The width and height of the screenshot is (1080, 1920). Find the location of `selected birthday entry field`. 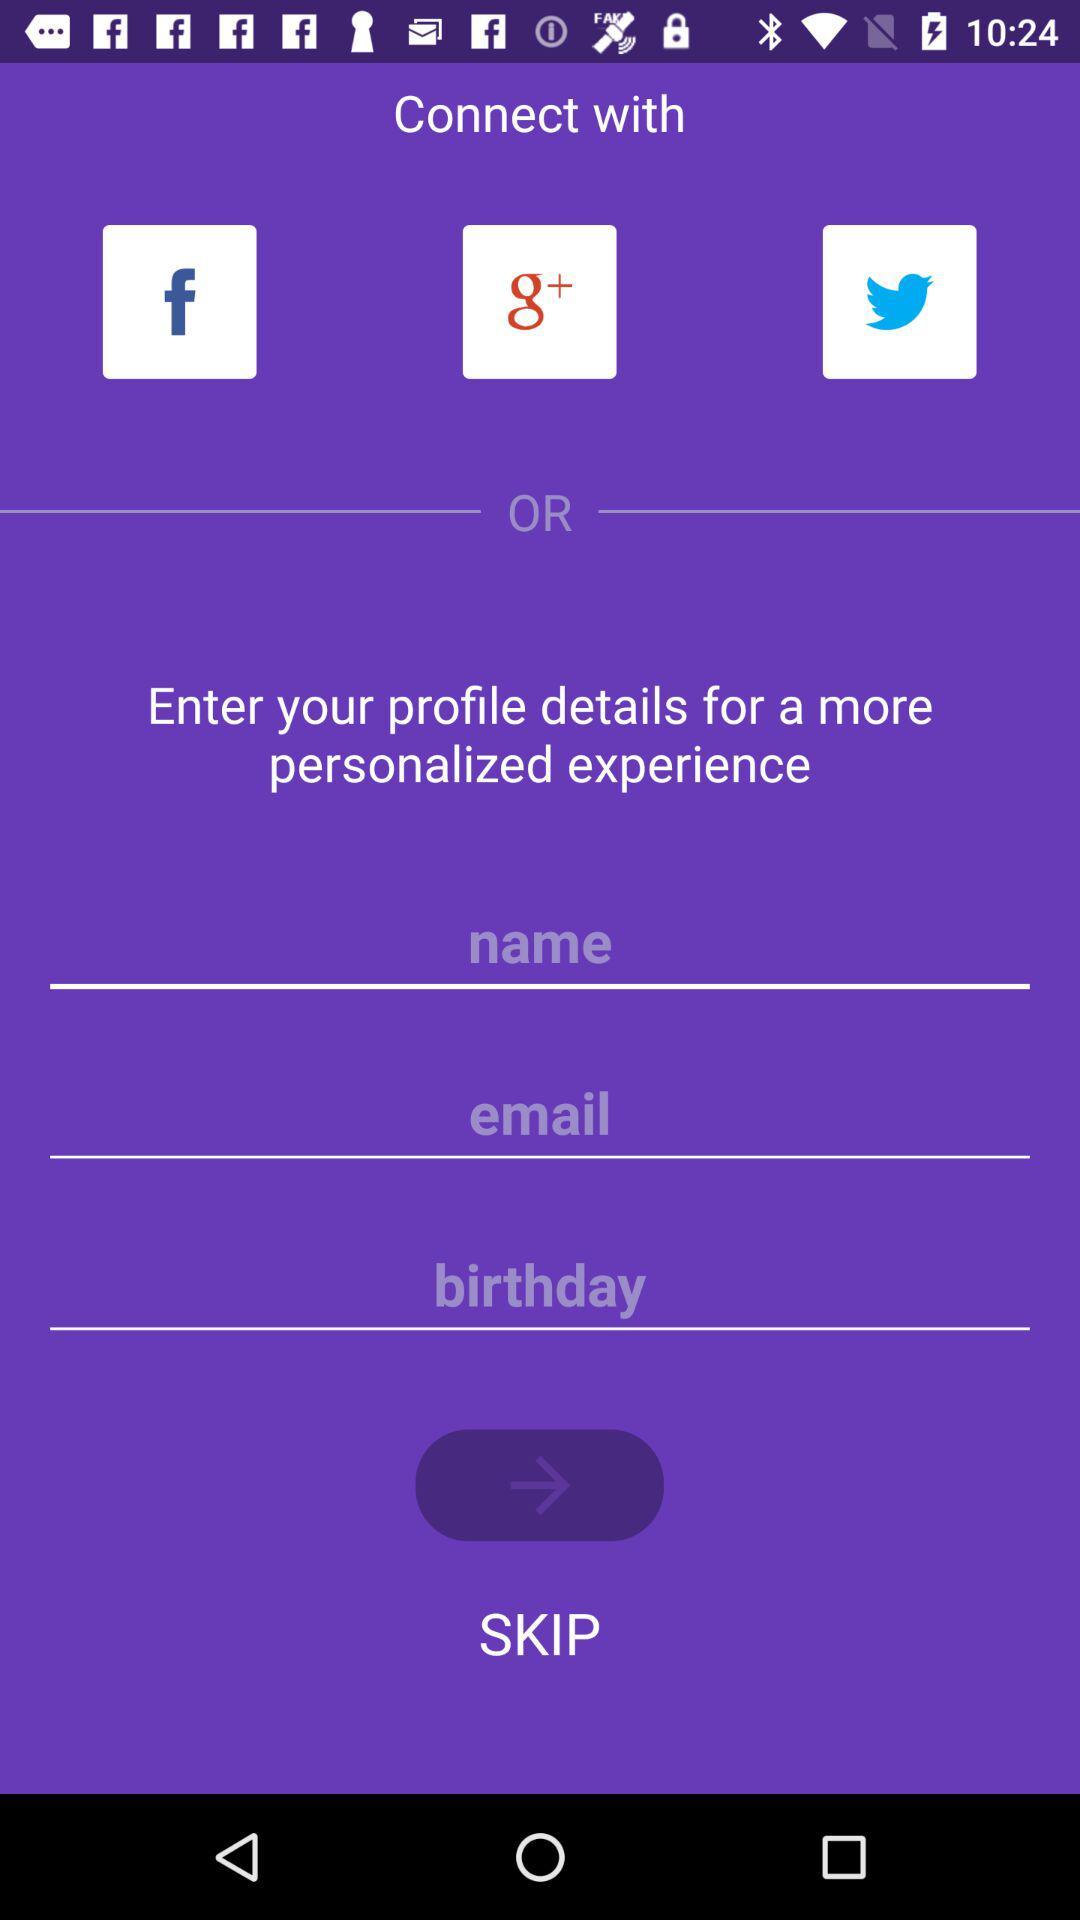

selected birthday entry field is located at coordinates (540, 1284).